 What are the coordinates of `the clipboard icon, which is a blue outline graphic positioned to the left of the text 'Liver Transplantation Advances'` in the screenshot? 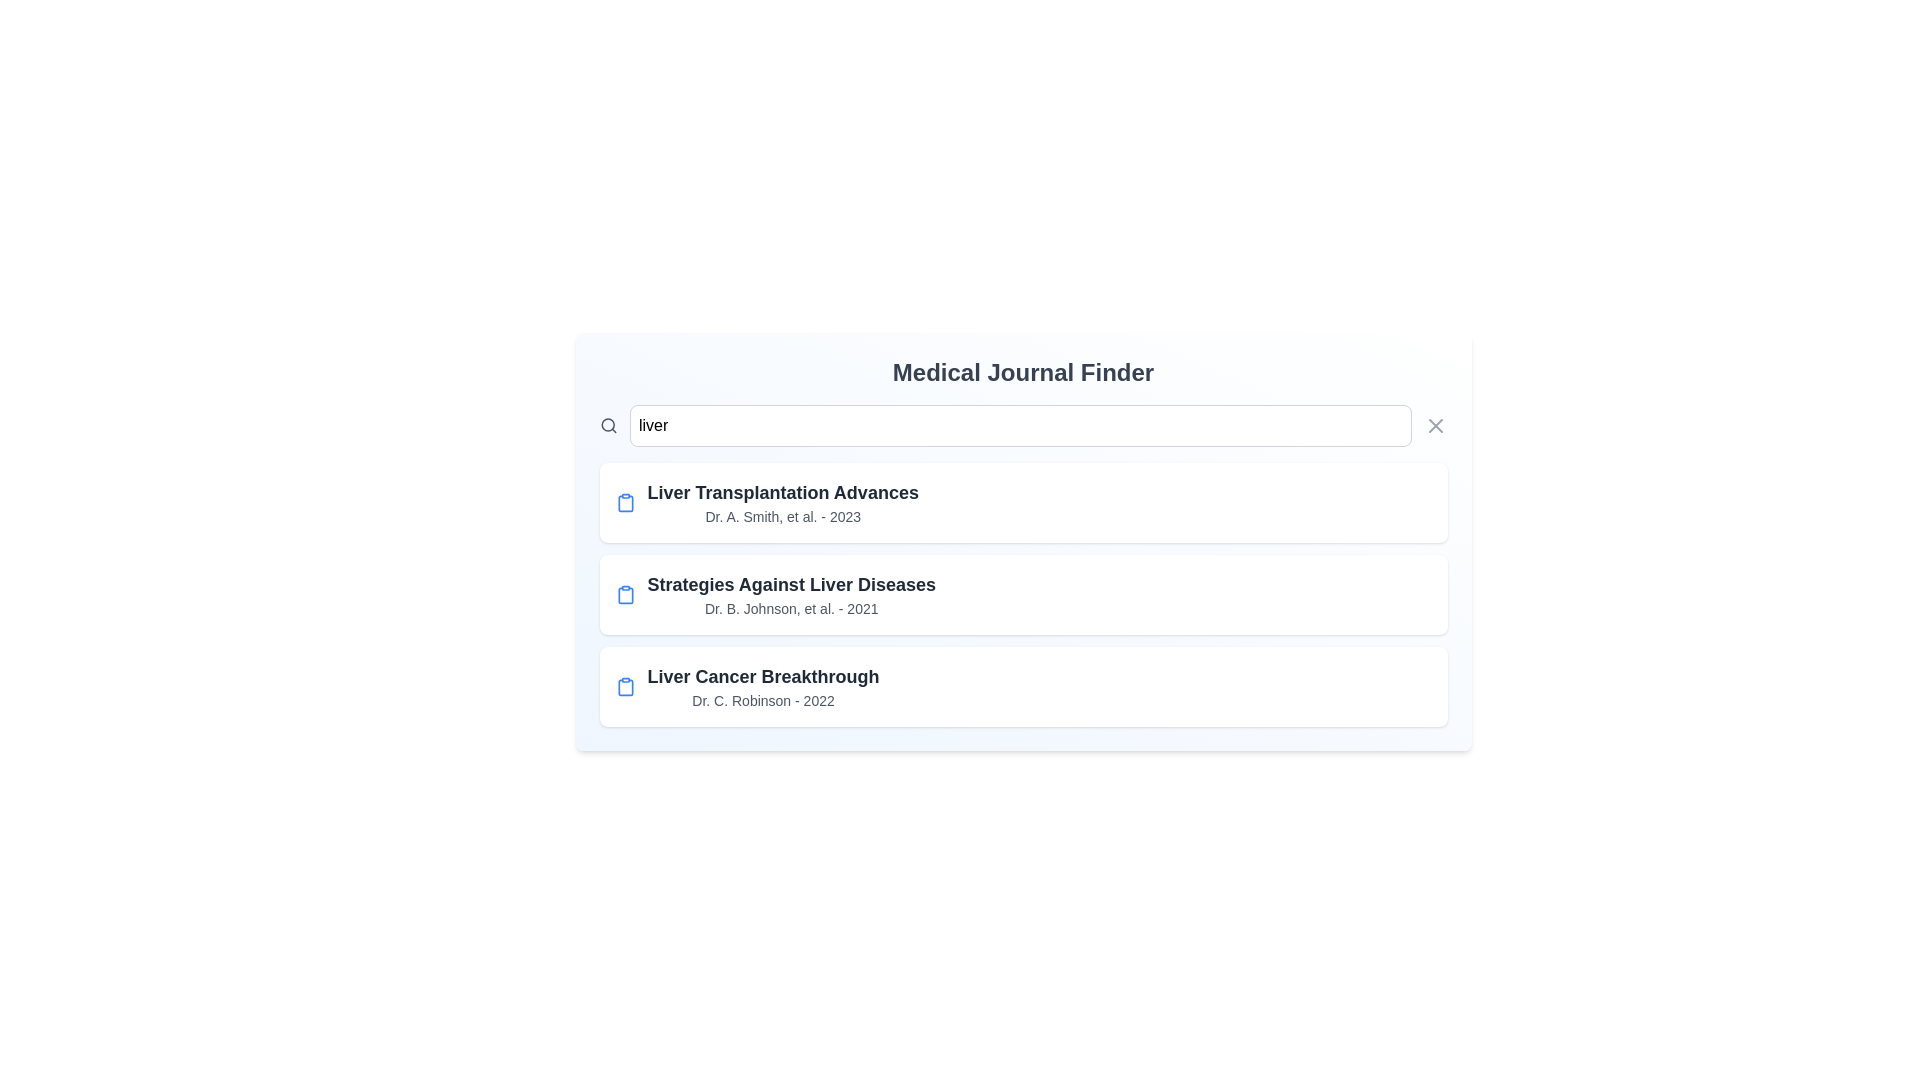 It's located at (624, 501).